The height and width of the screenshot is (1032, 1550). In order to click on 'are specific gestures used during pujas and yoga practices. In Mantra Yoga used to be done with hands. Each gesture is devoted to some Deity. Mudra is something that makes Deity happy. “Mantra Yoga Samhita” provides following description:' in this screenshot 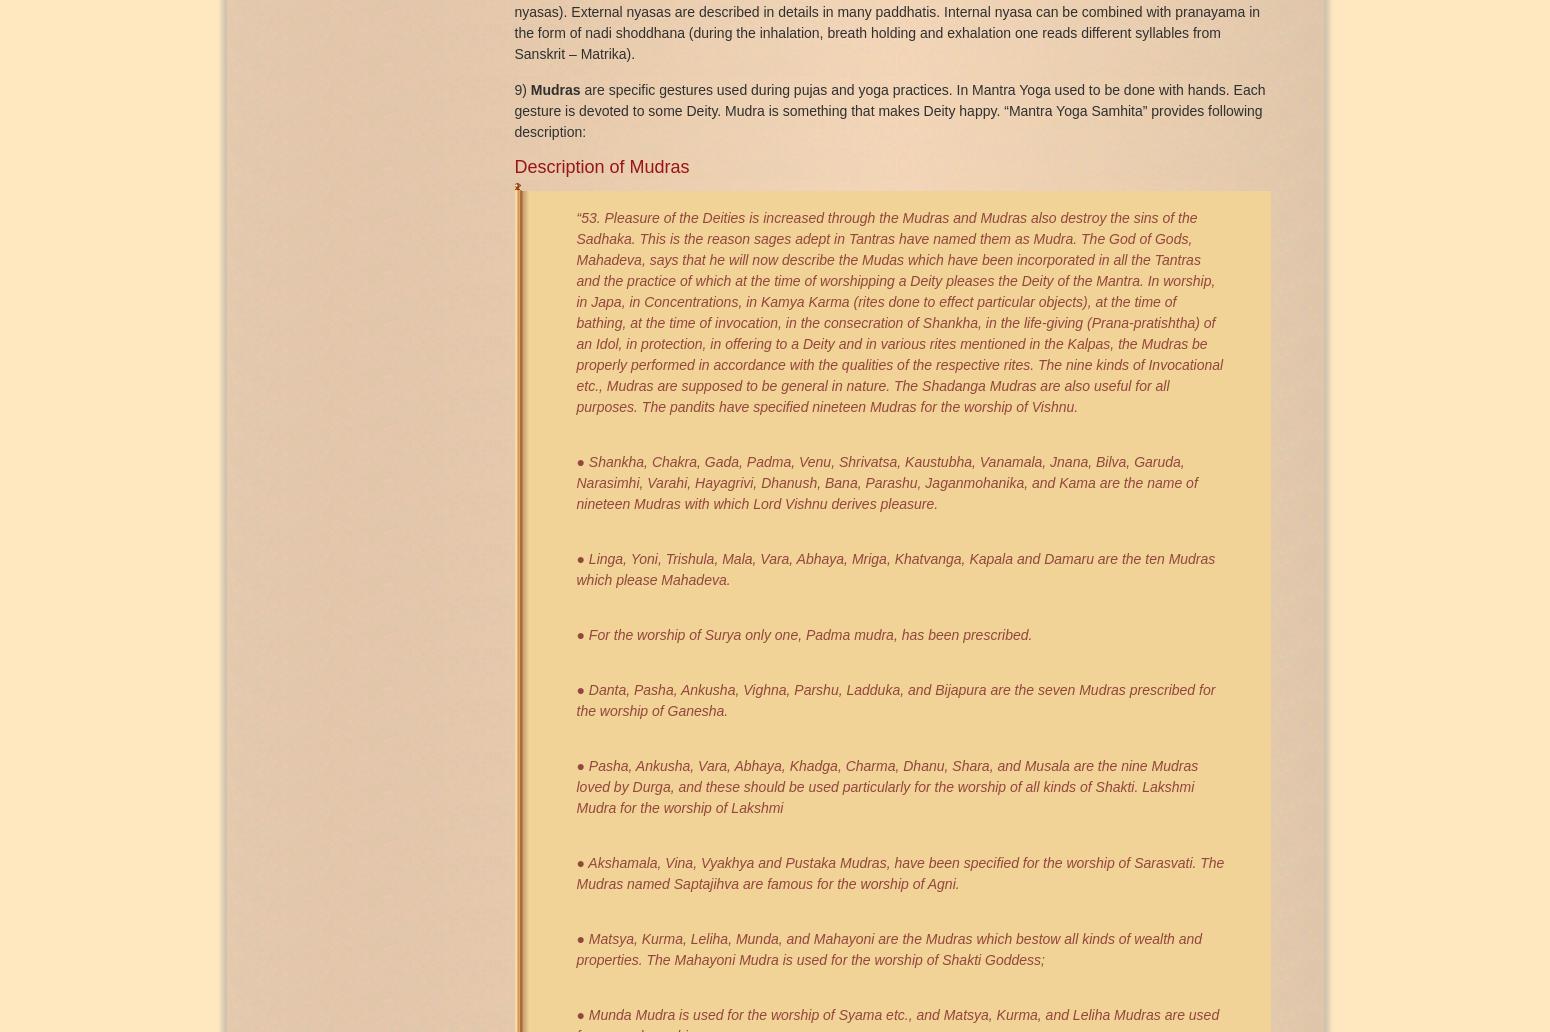, I will do `click(512, 110)`.